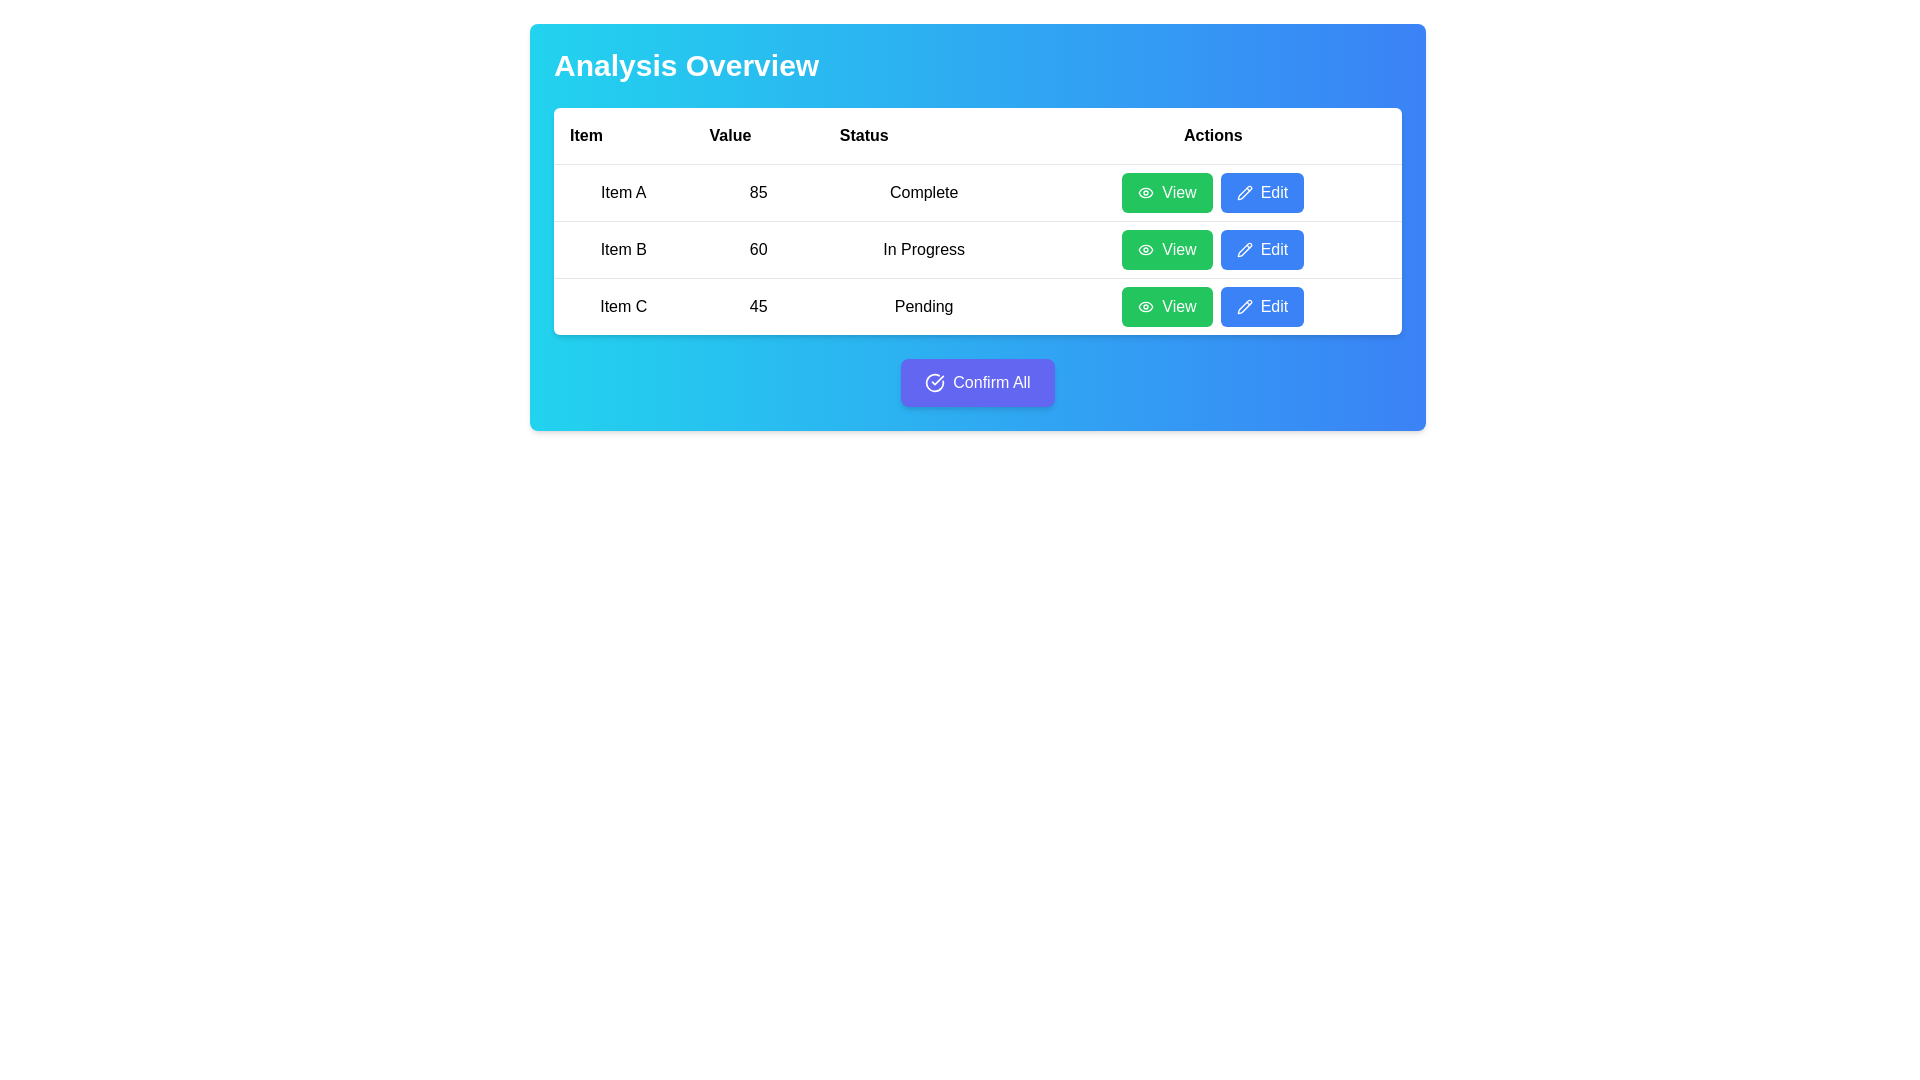 This screenshot has width=1920, height=1080. I want to click on the eye icon located in the second row of the table under the 'Actions' column, so click(1146, 249).